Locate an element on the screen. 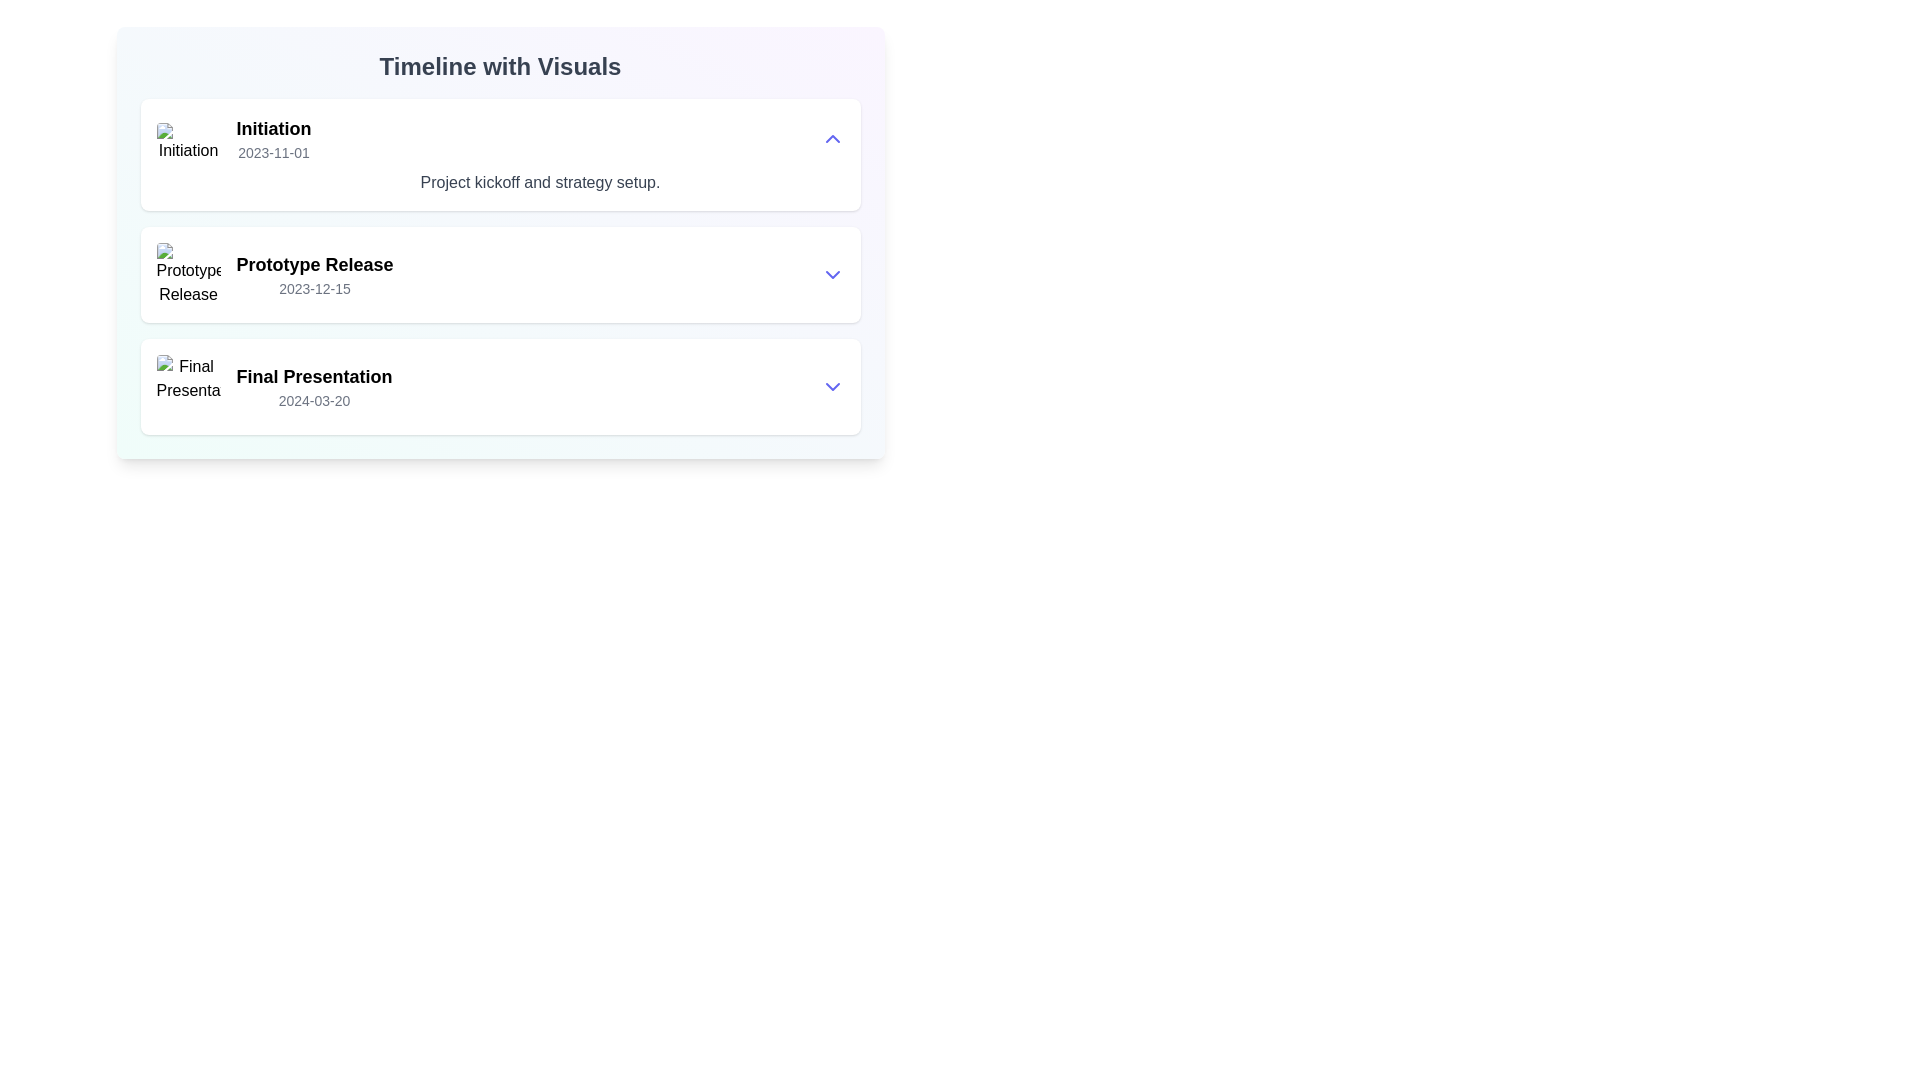 The image size is (1920, 1080). the Dropdown toggle button located in the 'Prototype Release 2023-12-15' section is located at coordinates (832, 274).